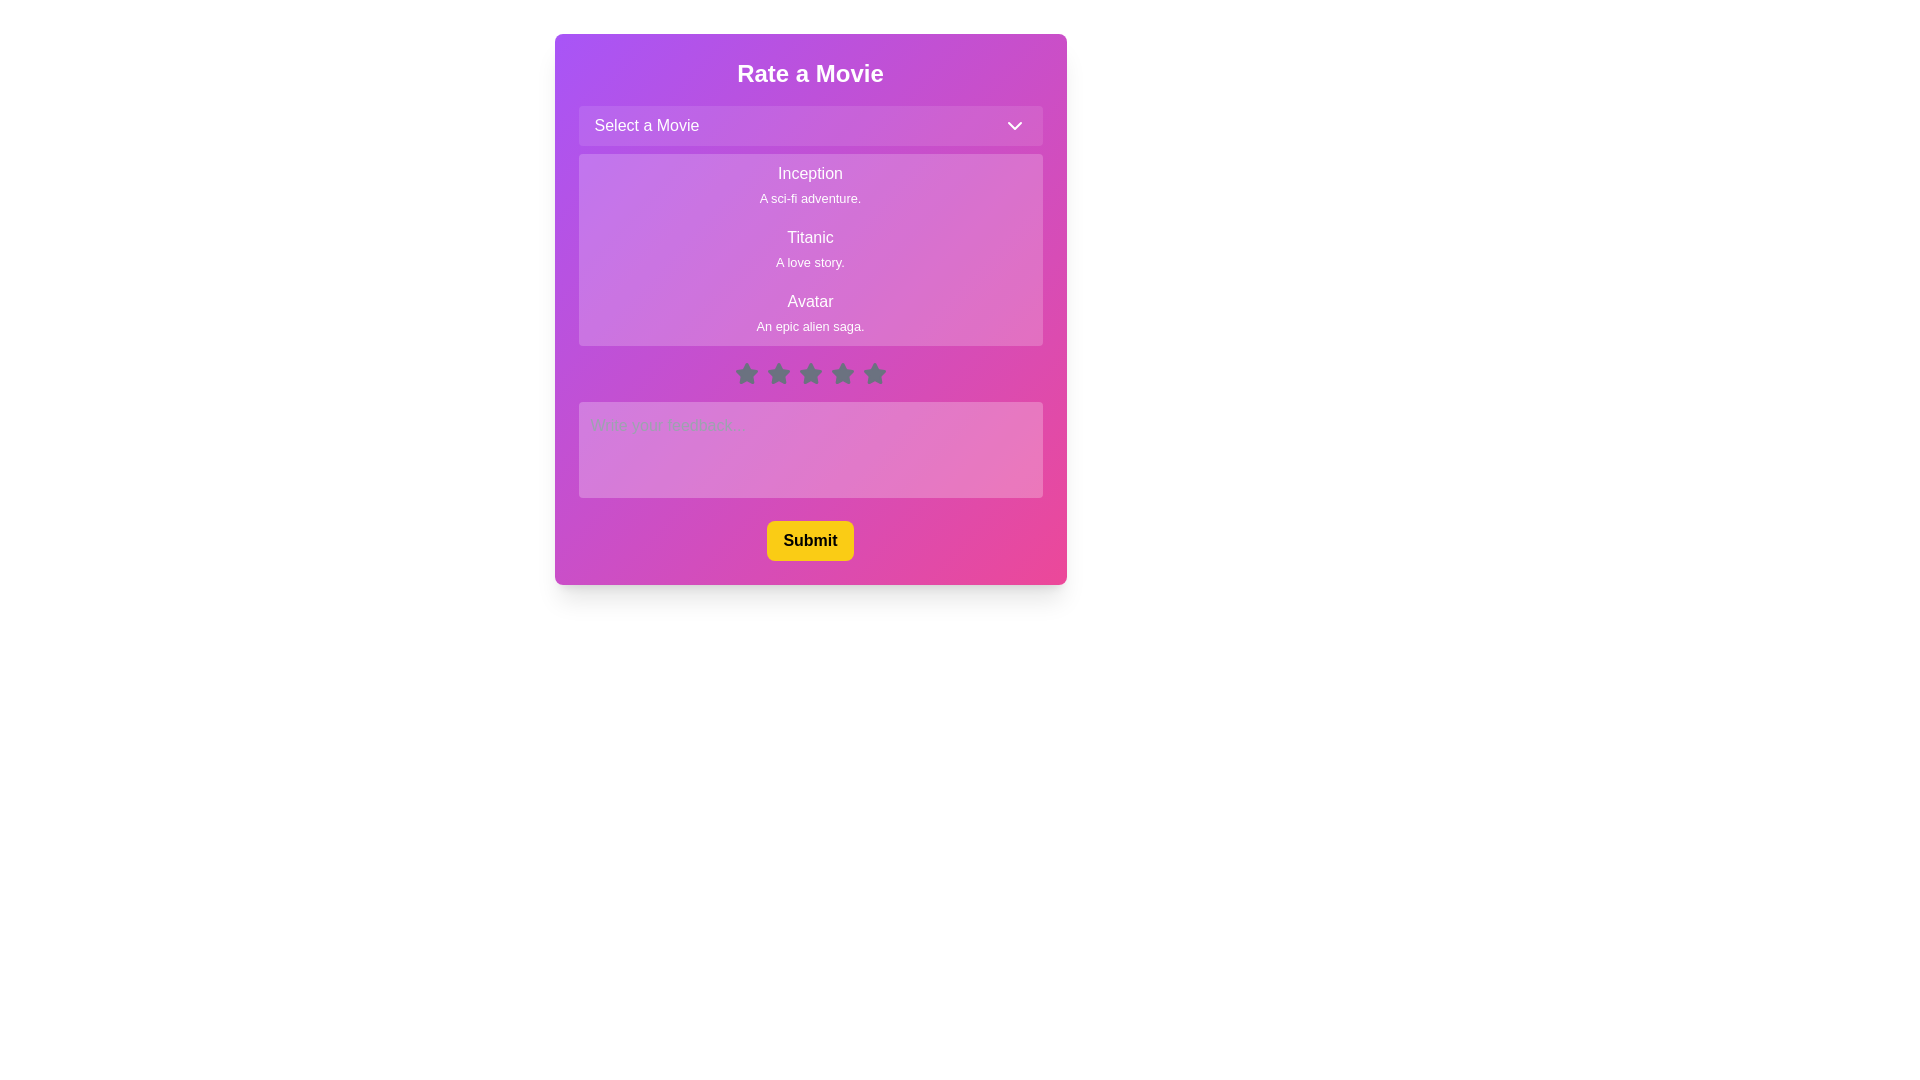 The image size is (1920, 1080). What do you see at coordinates (874, 373) in the screenshot?
I see `the fifth rating star icon, which is the rightmost star in a horizontal row of five stars` at bounding box center [874, 373].